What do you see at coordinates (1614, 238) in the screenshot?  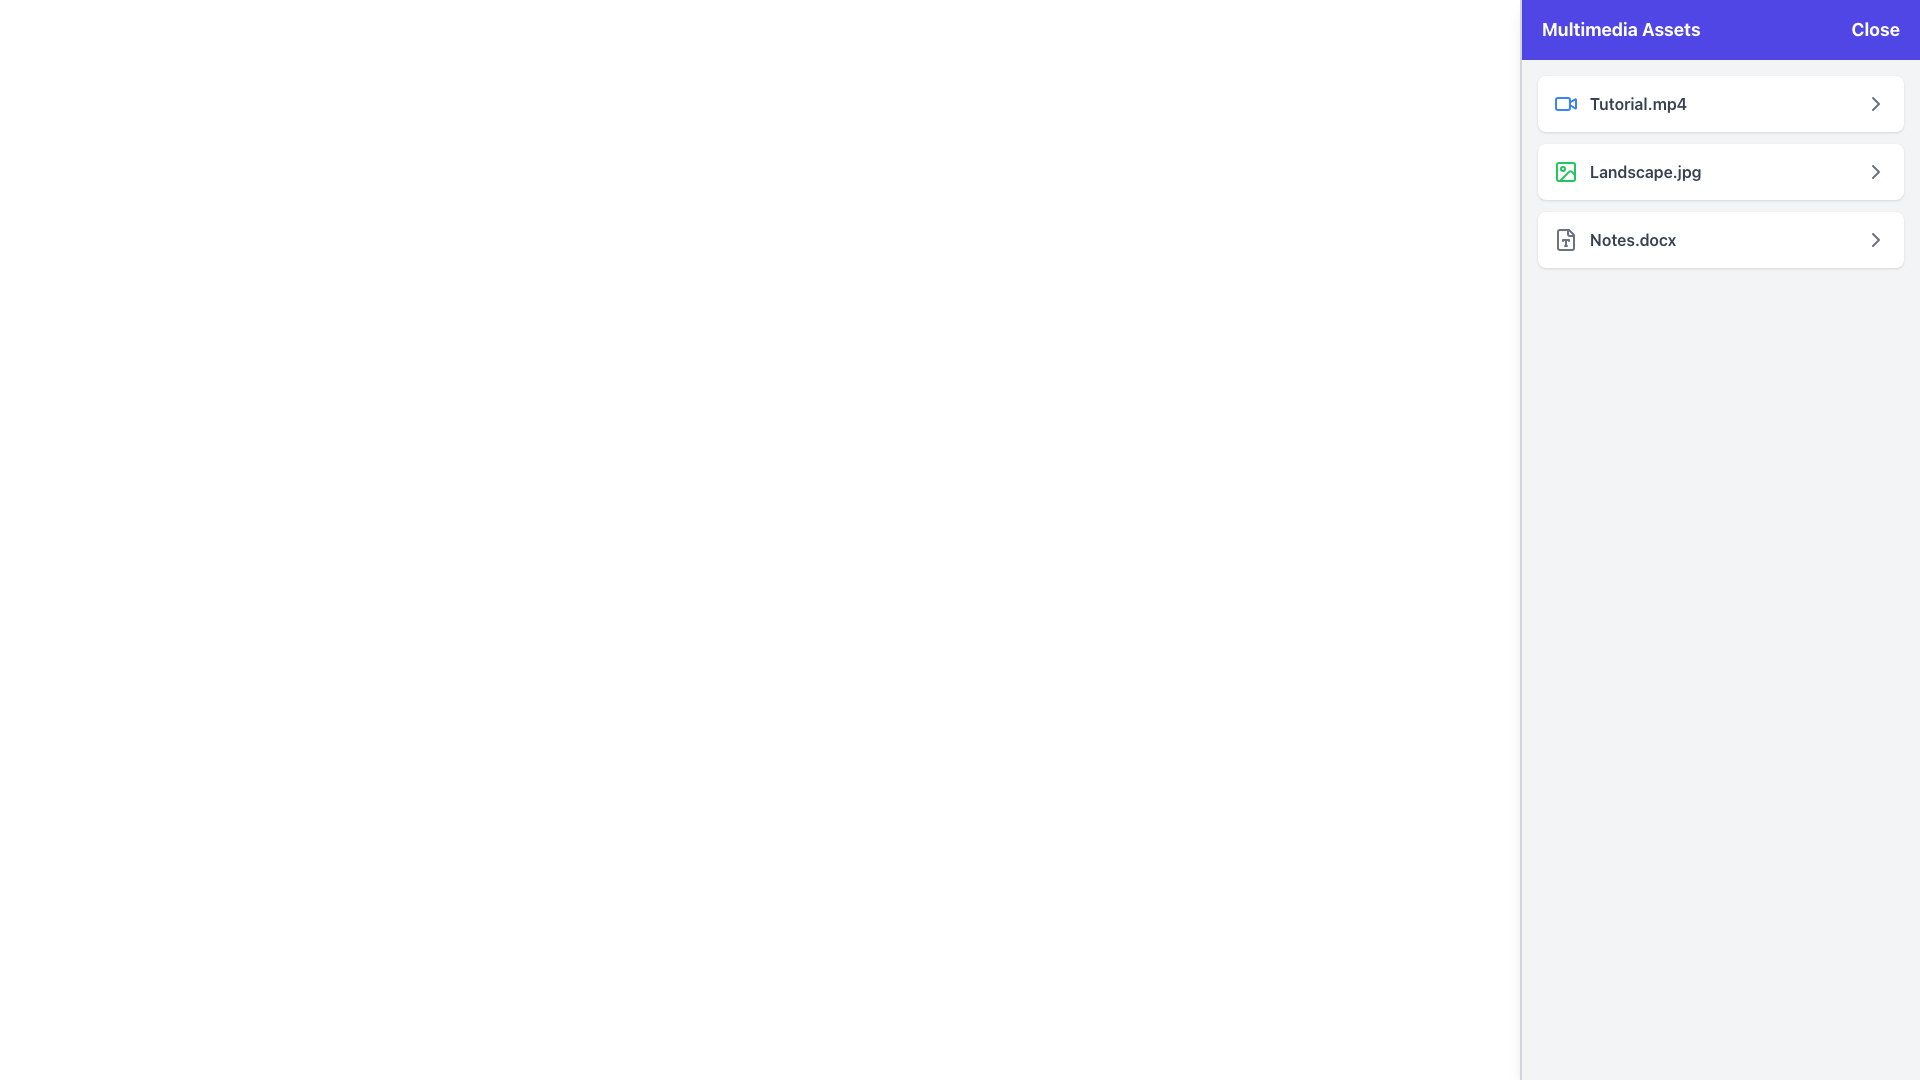 I see `the third item` at bounding box center [1614, 238].